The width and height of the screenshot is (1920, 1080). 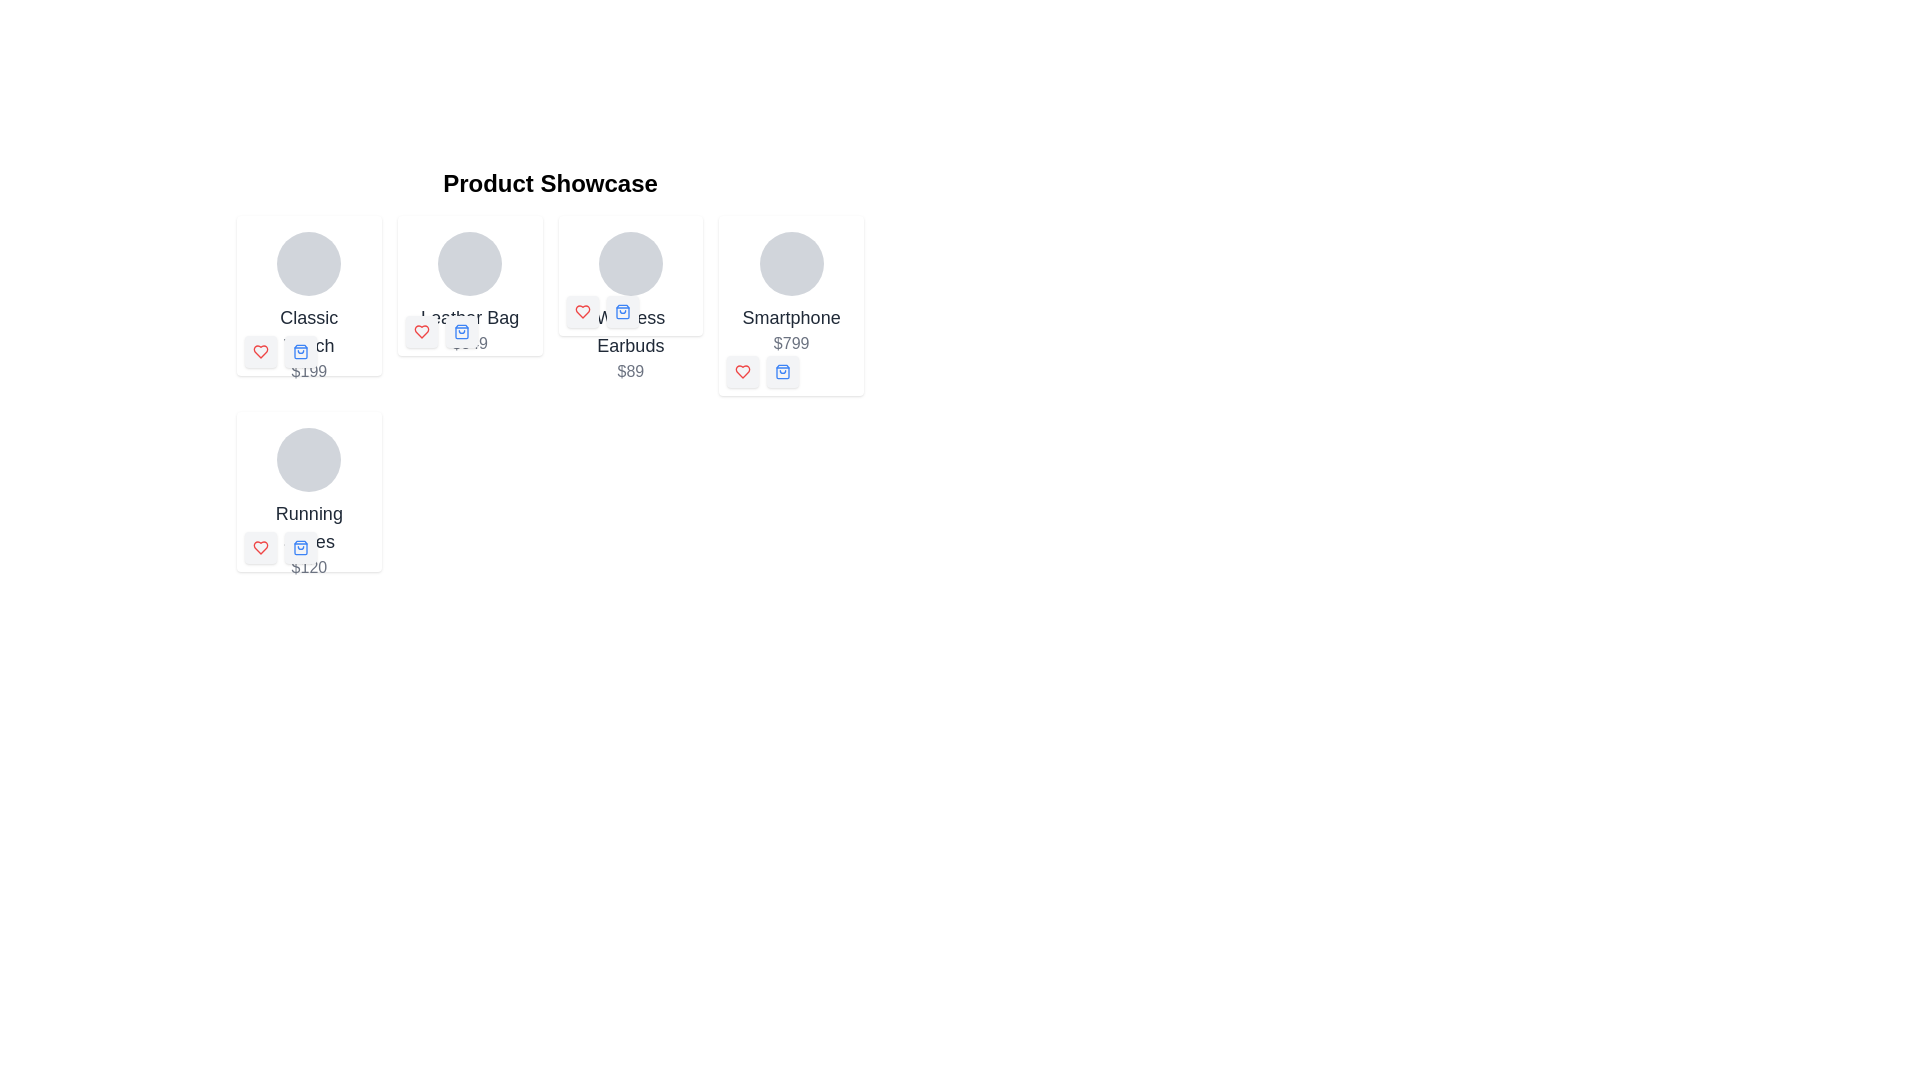 What do you see at coordinates (782, 371) in the screenshot?
I see `the blue shopping bag icon with rounded edges in the bottom left corner of the 'Smartphone' product card` at bounding box center [782, 371].